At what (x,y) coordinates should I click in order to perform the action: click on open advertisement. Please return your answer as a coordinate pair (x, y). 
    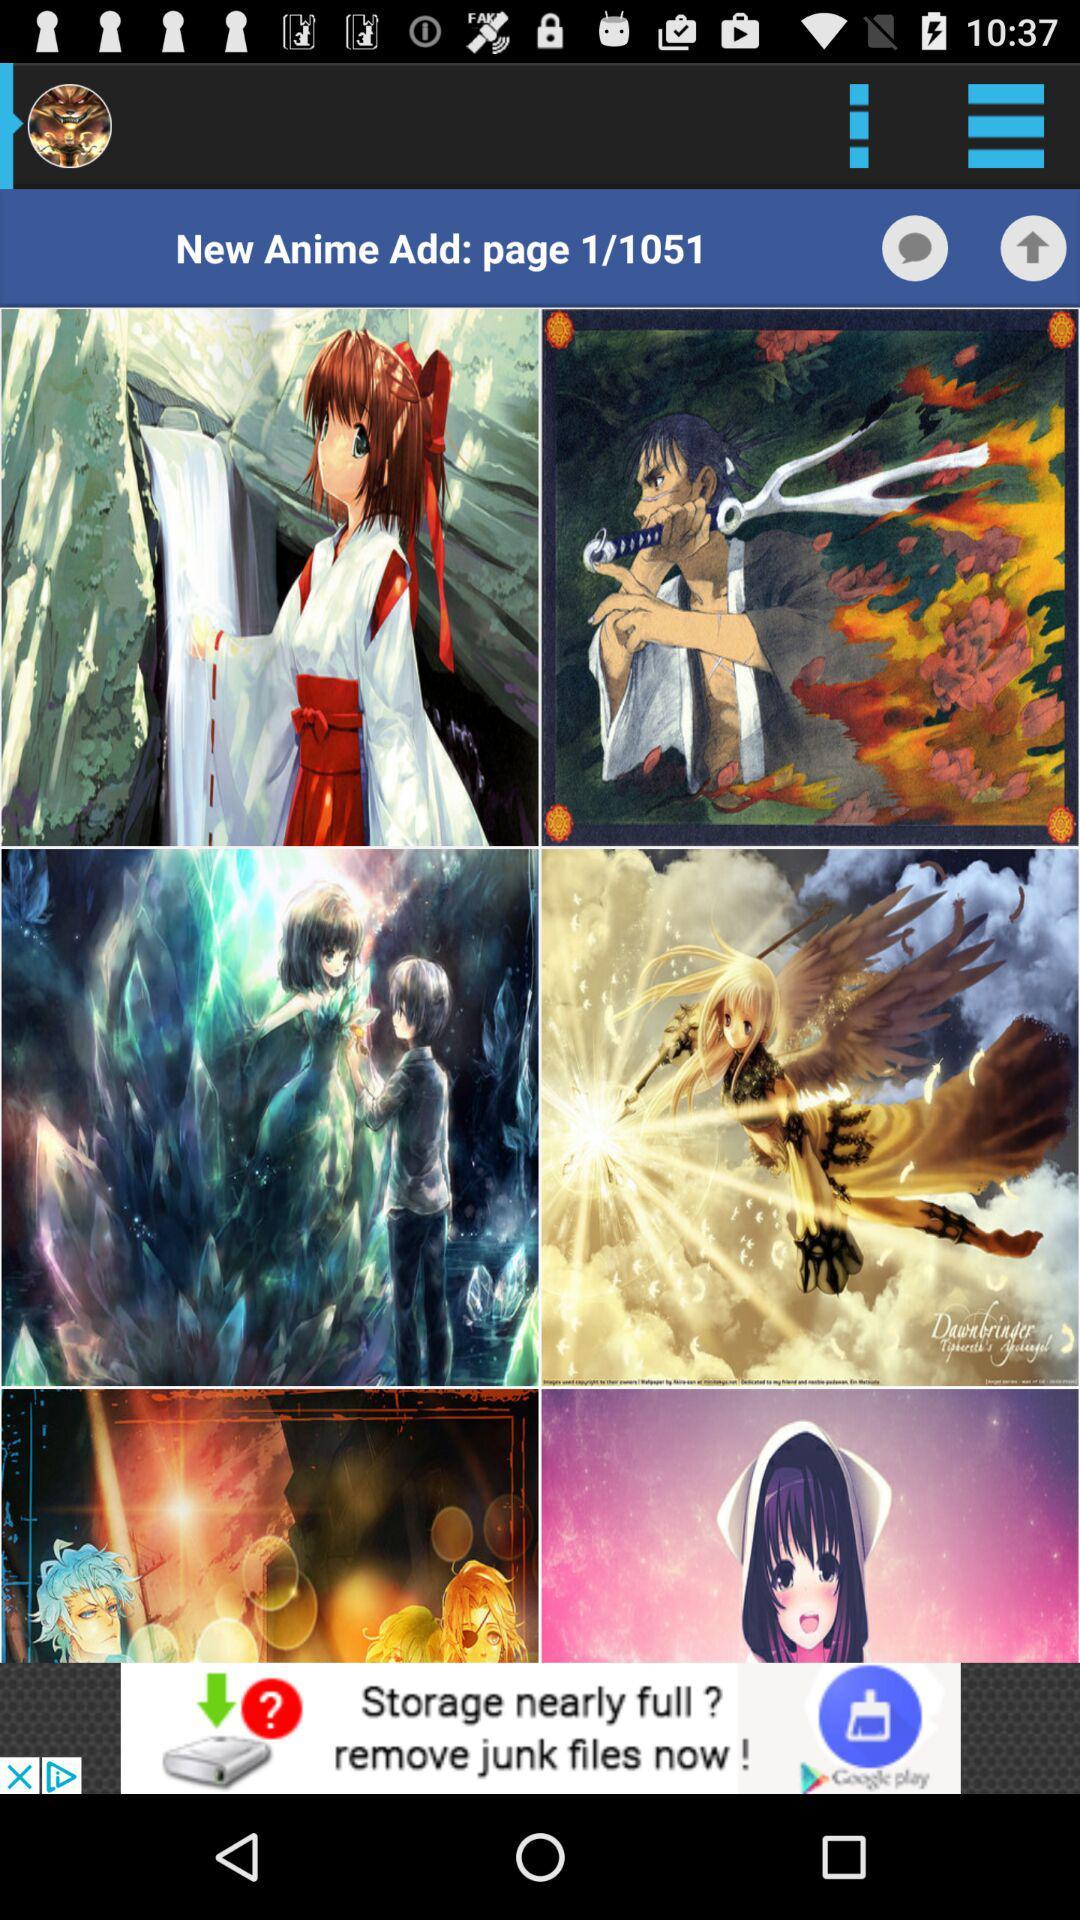
    Looking at the image, I should click on (540, 1727).